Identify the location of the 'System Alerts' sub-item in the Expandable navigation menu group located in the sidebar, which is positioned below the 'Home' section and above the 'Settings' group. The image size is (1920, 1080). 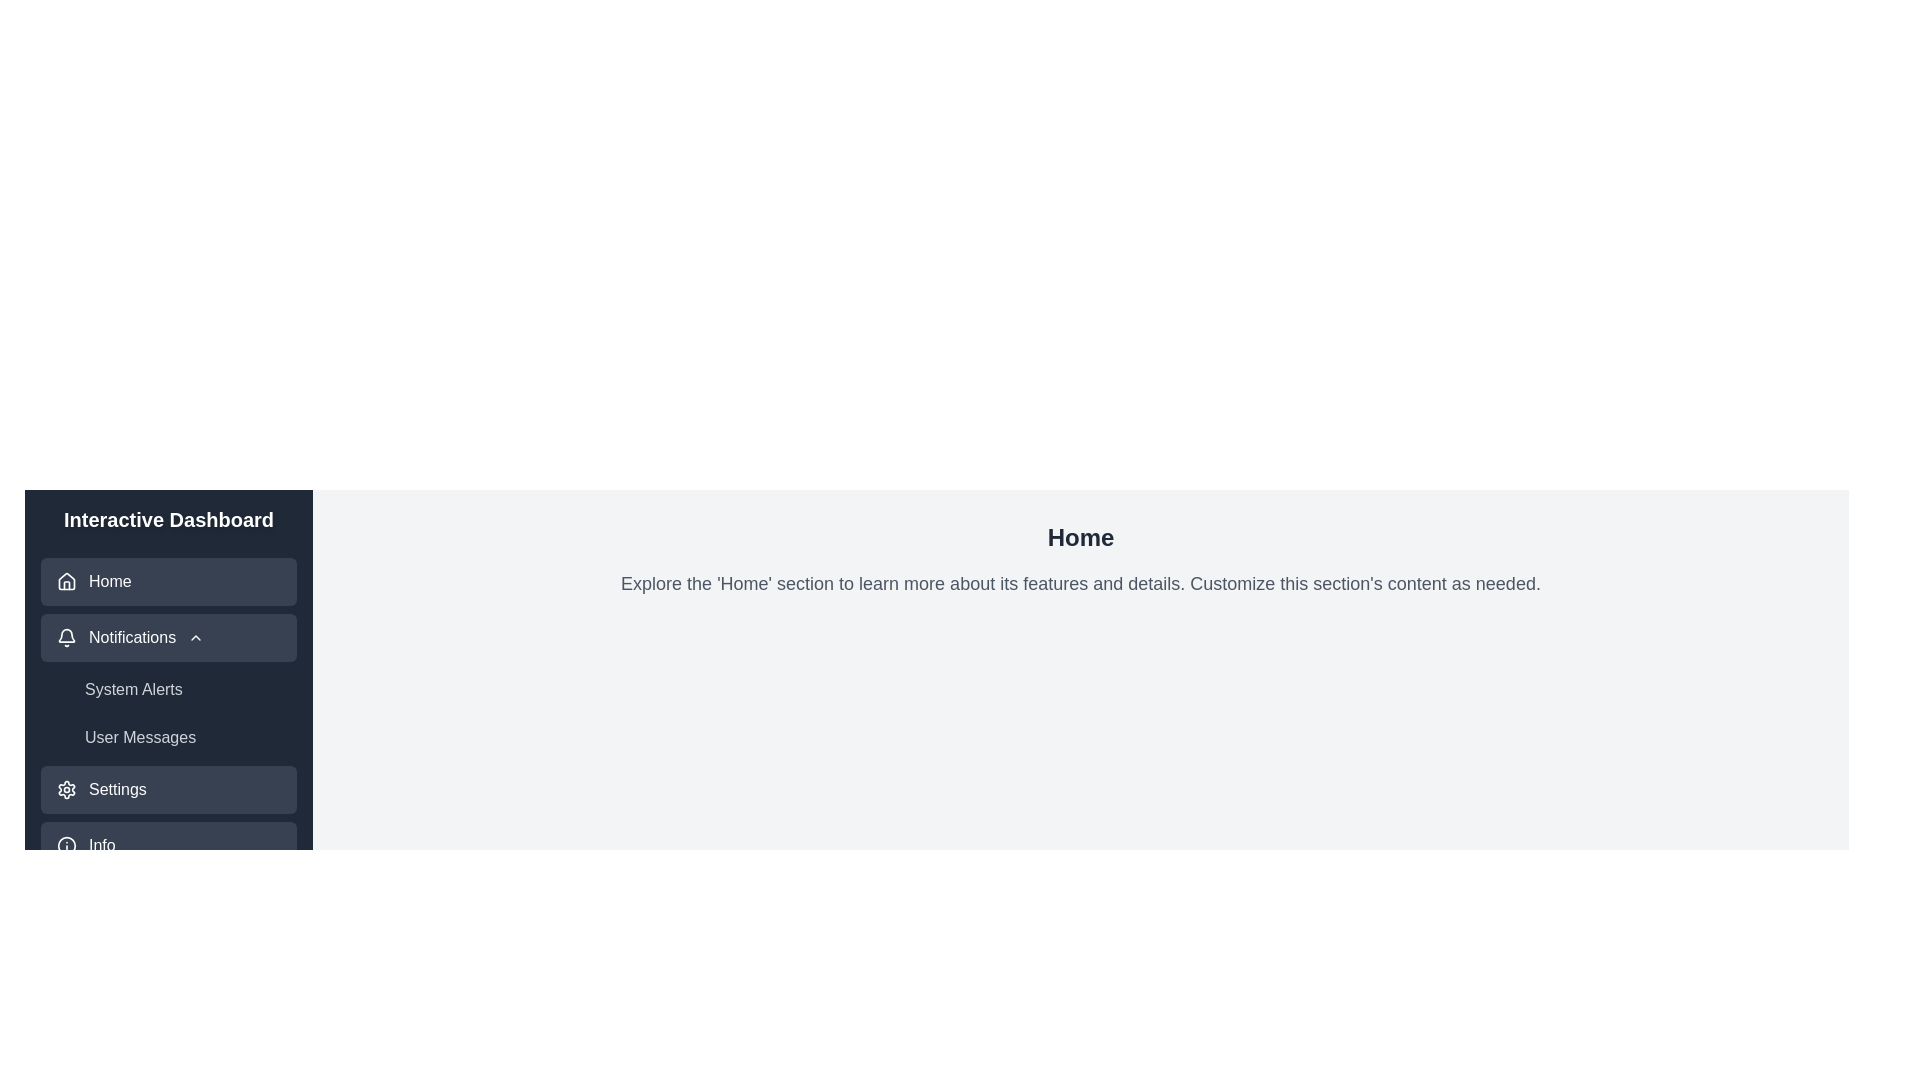
(168, 685).